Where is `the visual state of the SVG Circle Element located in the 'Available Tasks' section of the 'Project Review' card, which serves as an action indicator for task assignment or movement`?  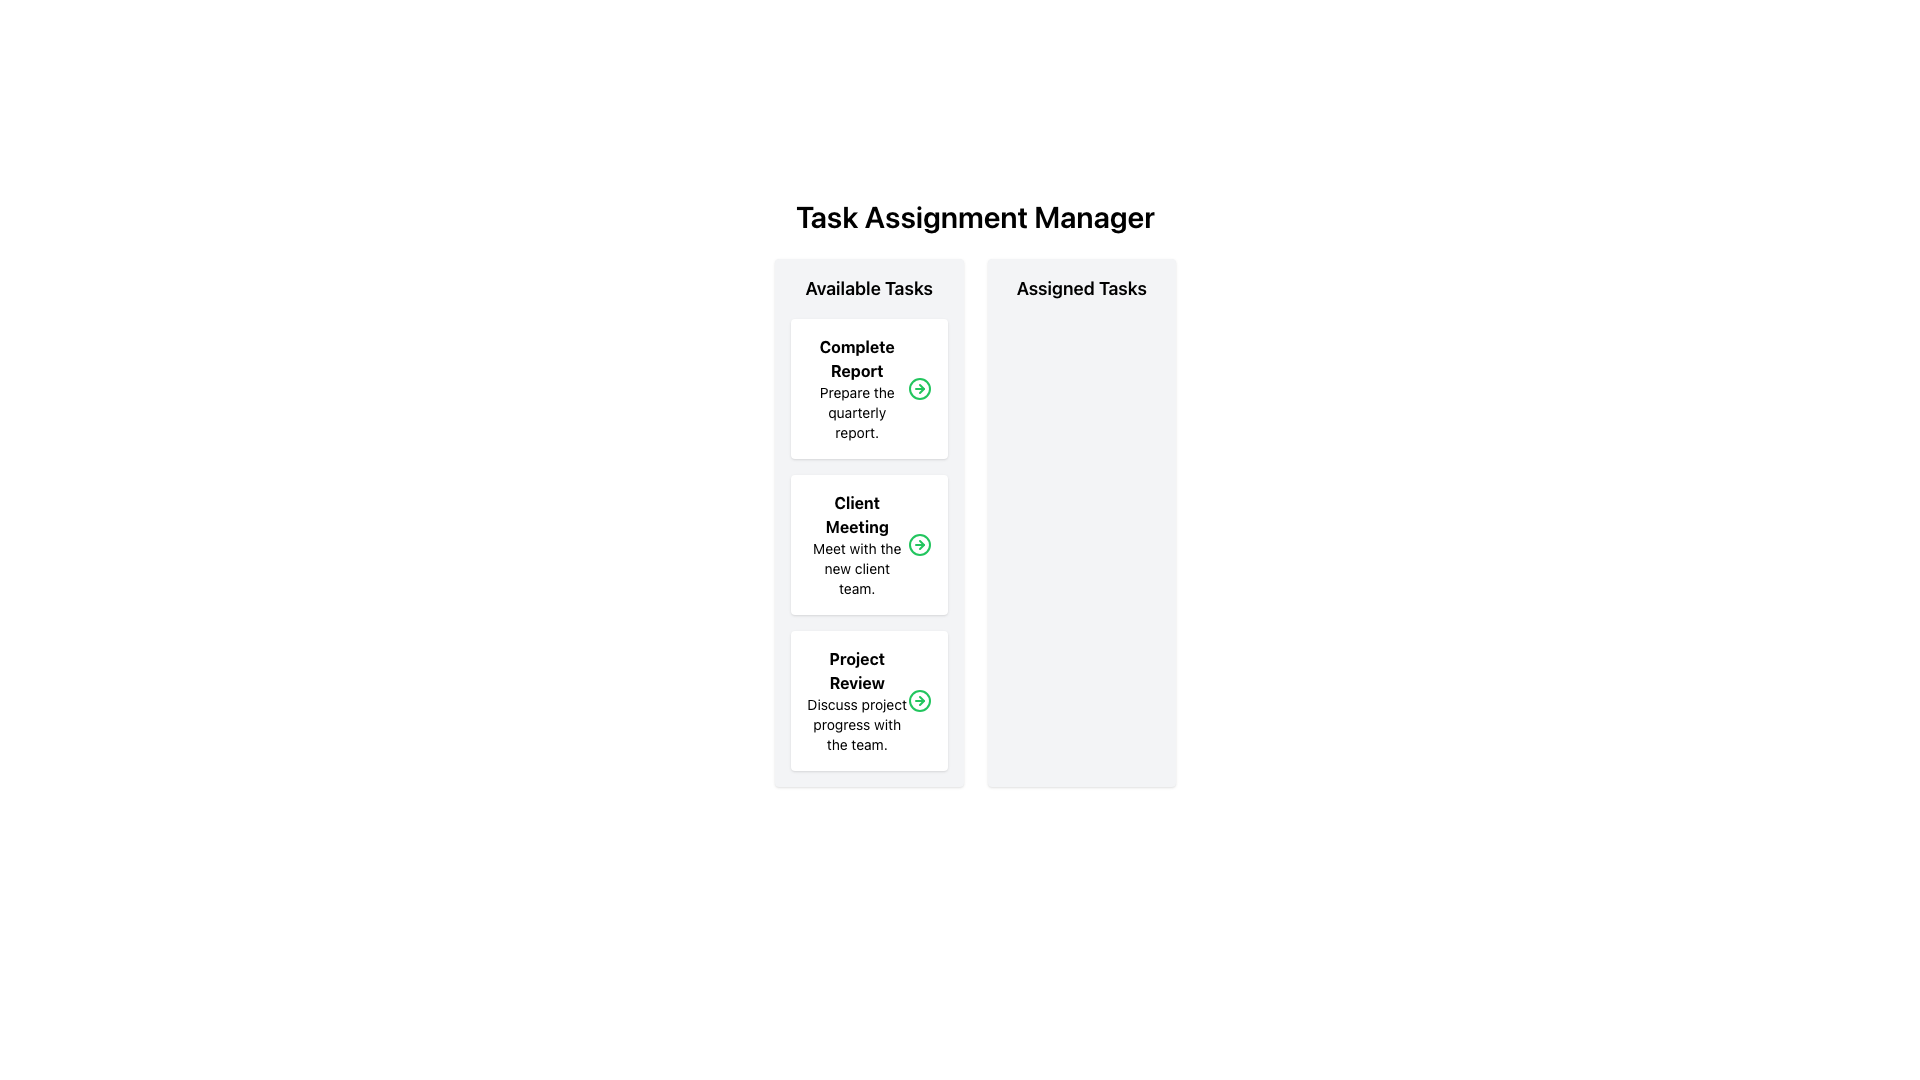 the visual state of the SVG Circle Element located in the 'Available Tasks' section of the 'Project Review' card, which serves as an action indicator for task assignment or movement is located at coordinates (918, 700).